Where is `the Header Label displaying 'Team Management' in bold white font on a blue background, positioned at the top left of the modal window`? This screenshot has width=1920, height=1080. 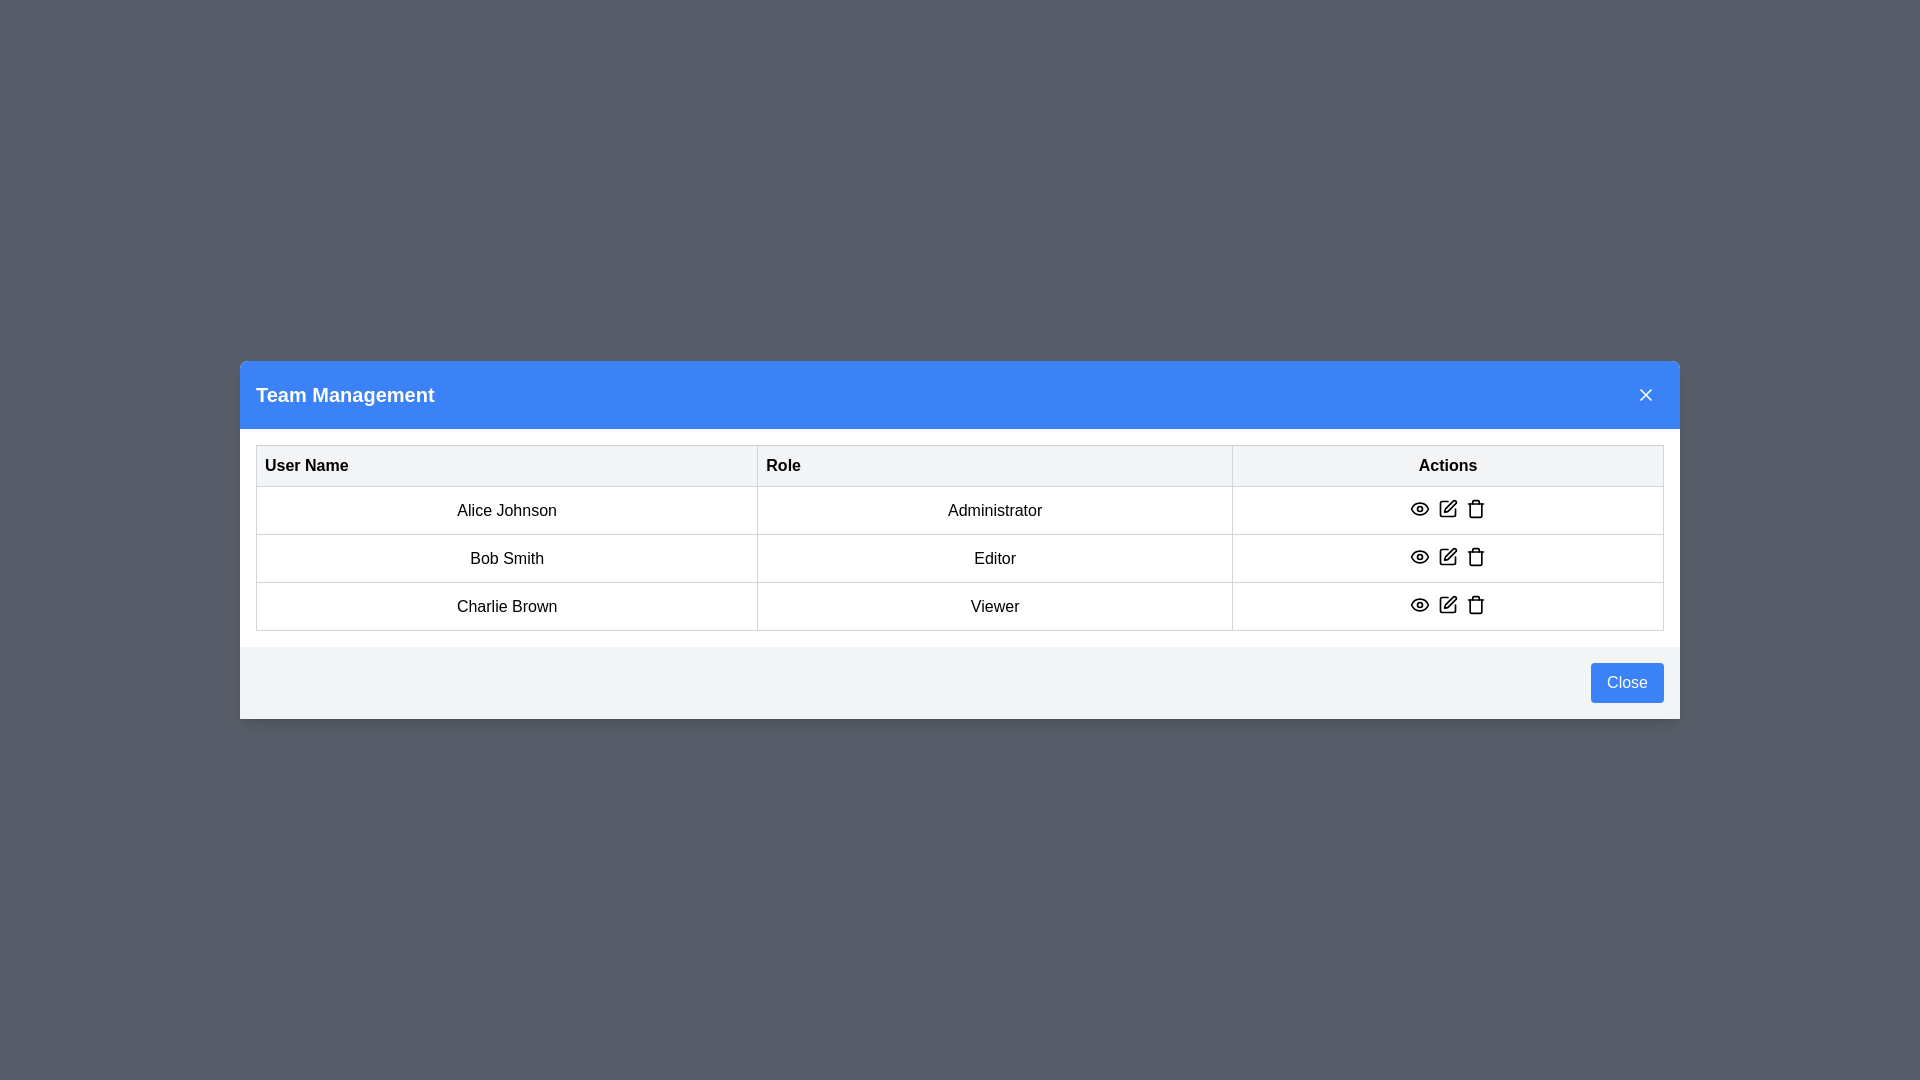 the Header Label displaying 'Team Management' in bold white font on a blue background, positioned at the top left of the modal window is located at coordinates (345, 394).